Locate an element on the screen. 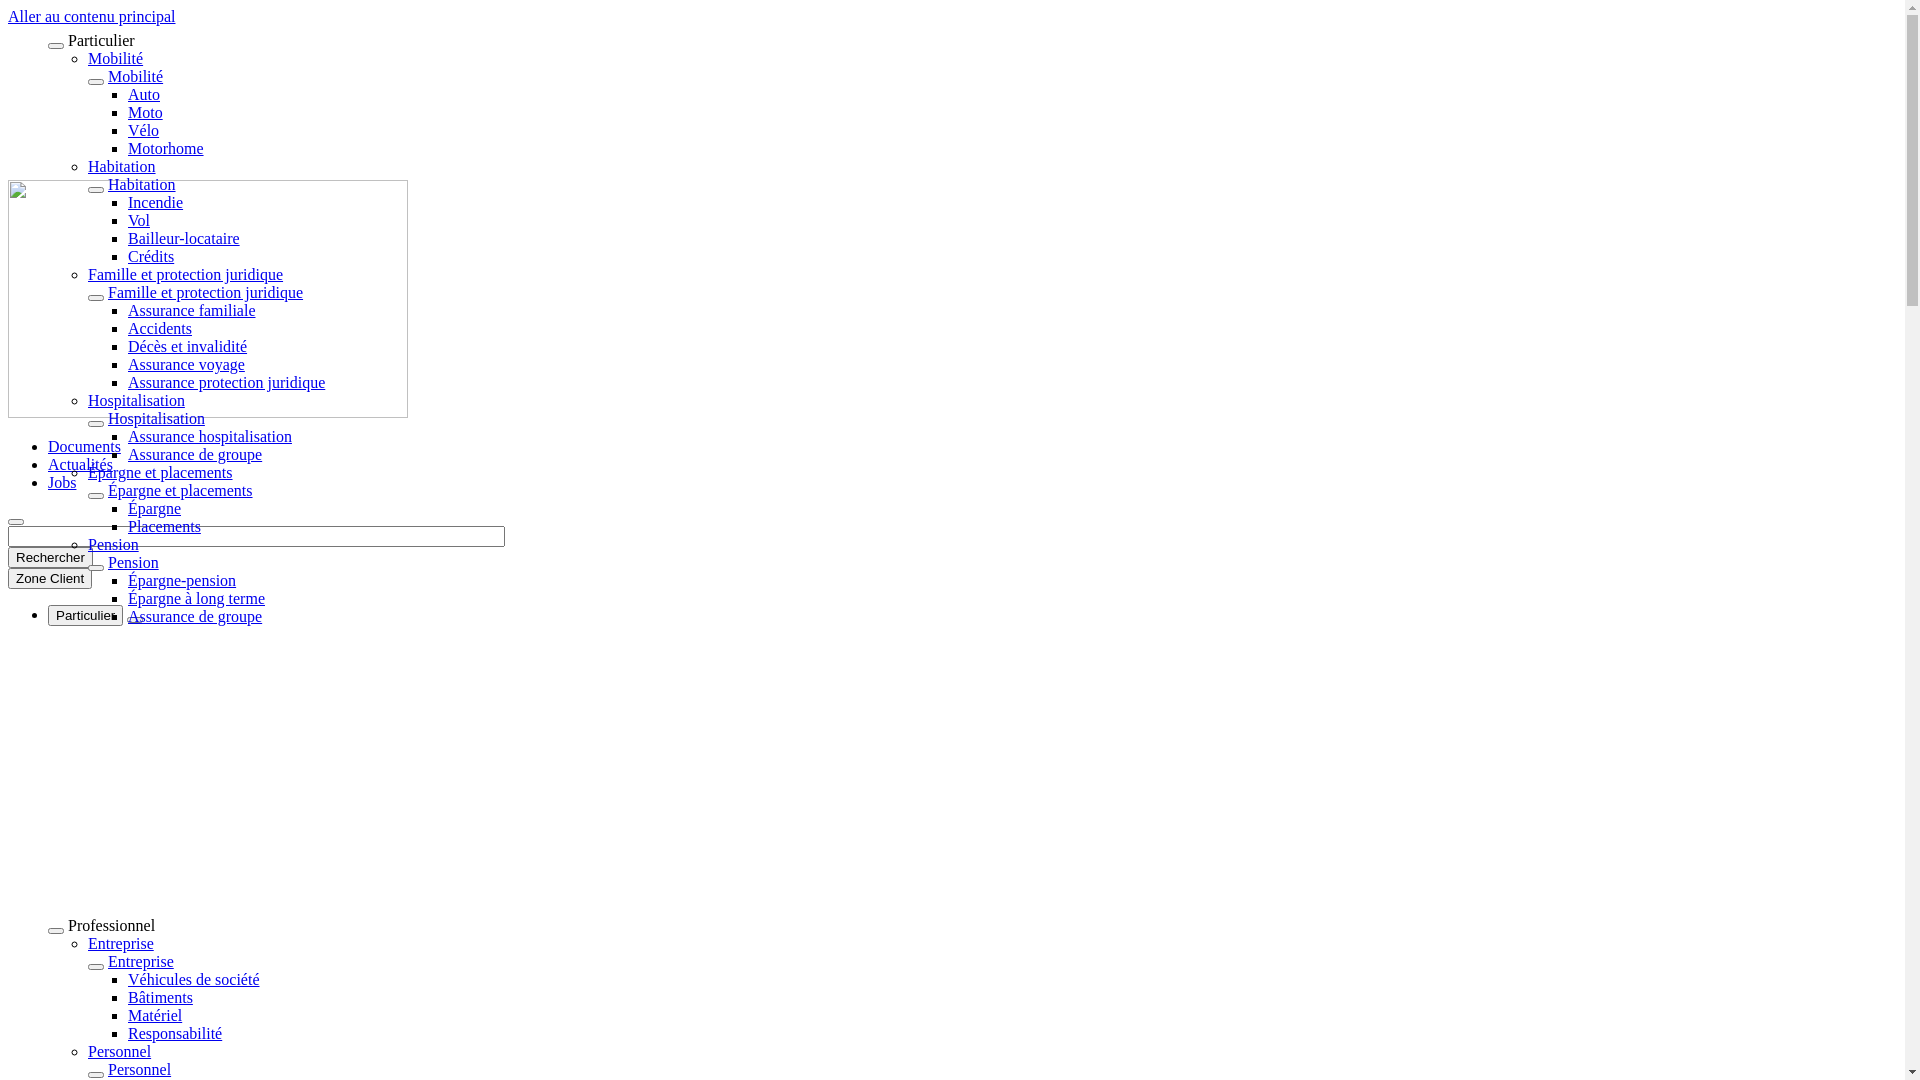  'Accidents' is located at coordinates (158, 327).